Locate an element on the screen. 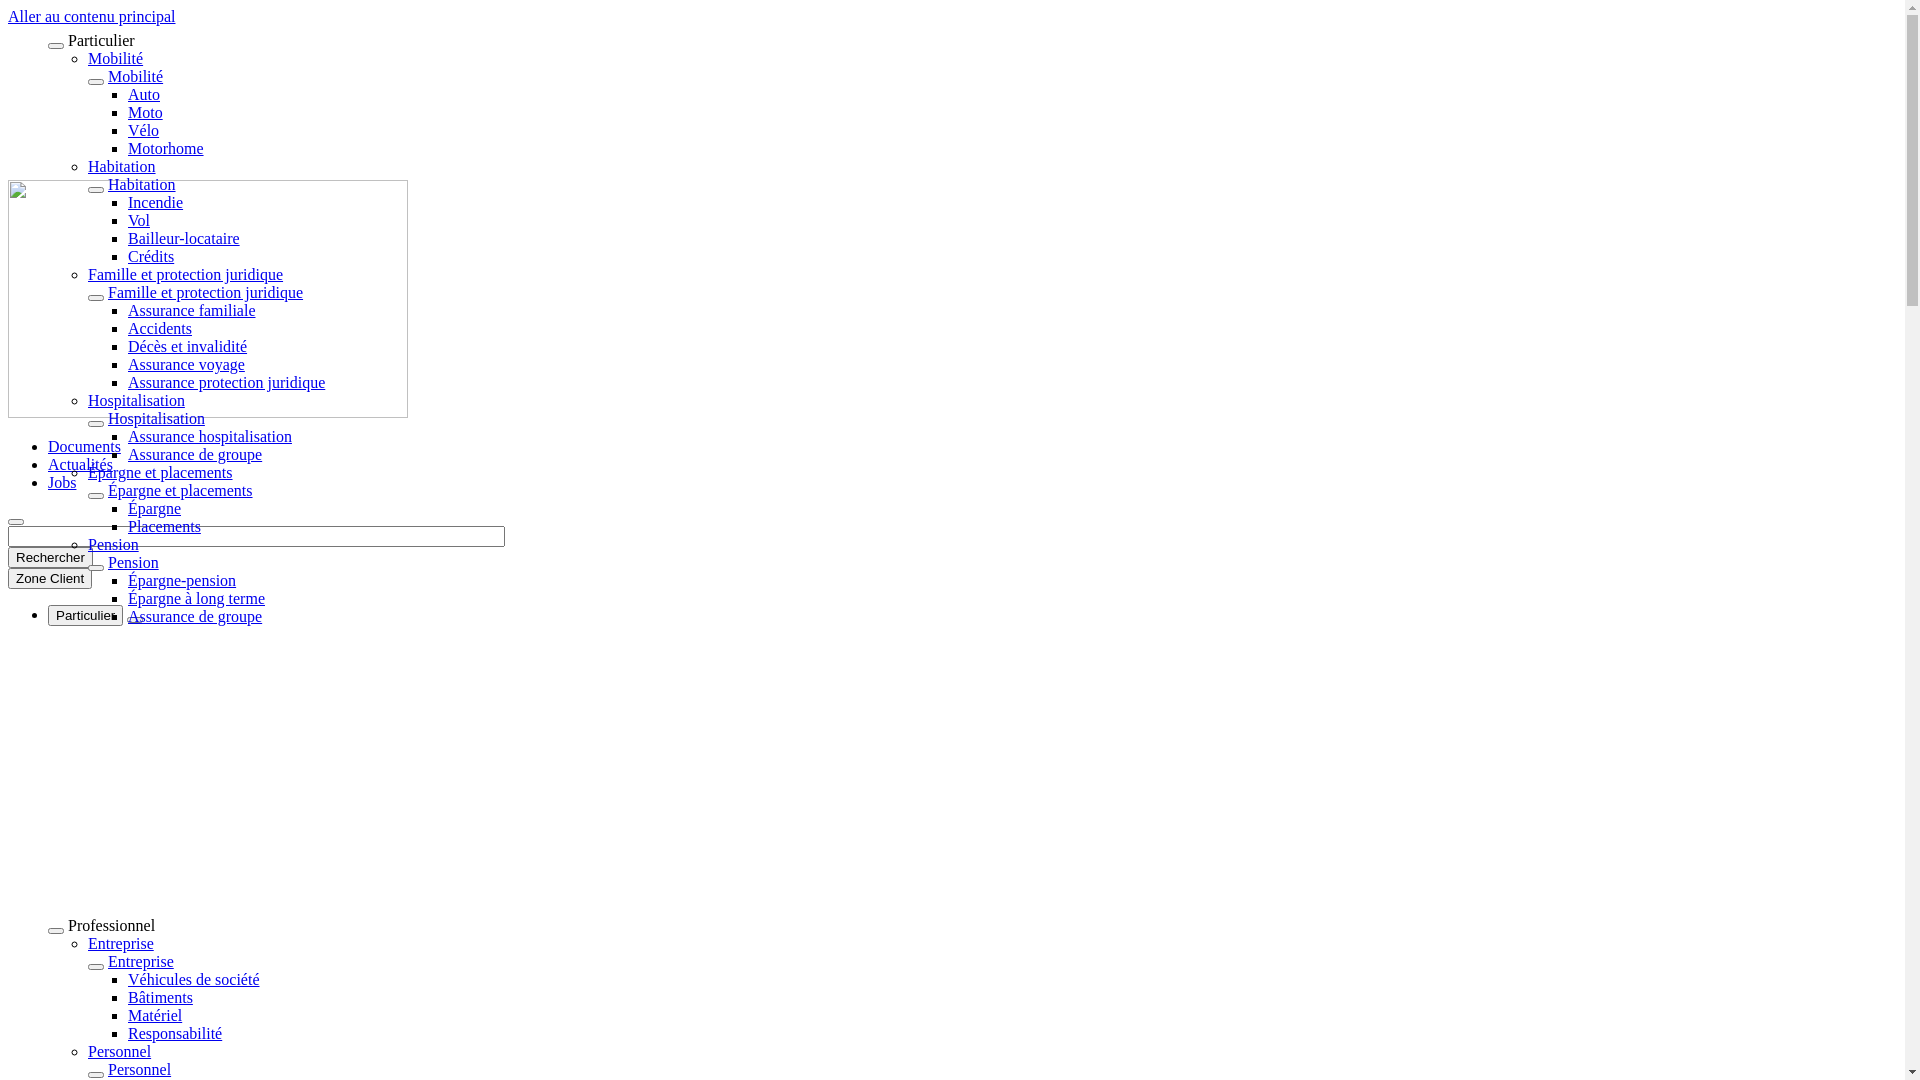  'Accidents' is located at coordinates (158, 327).